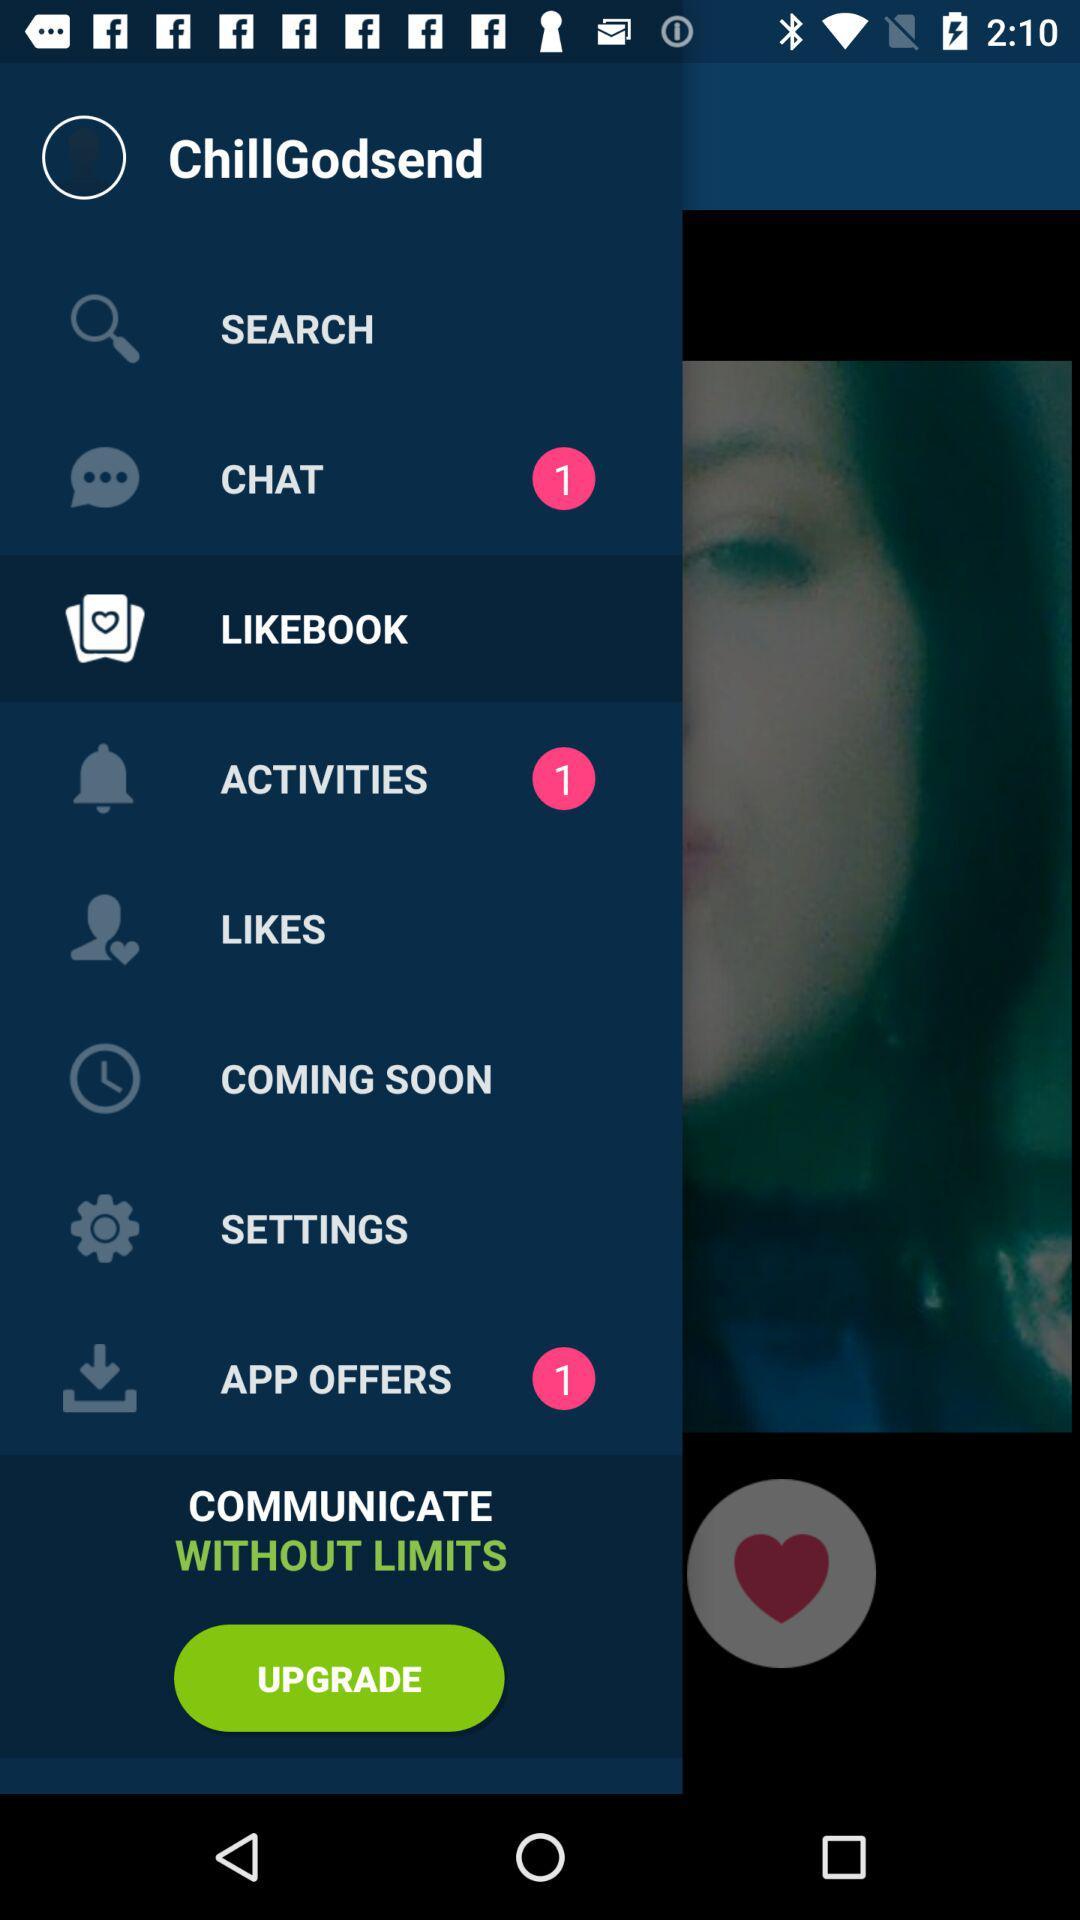 The height and width of the screenshot is (1920, 1080). What do you see at coordinates (325, 156) in the screenshot?
I see `the text below the notification bar` at bounding box center [325, 156].